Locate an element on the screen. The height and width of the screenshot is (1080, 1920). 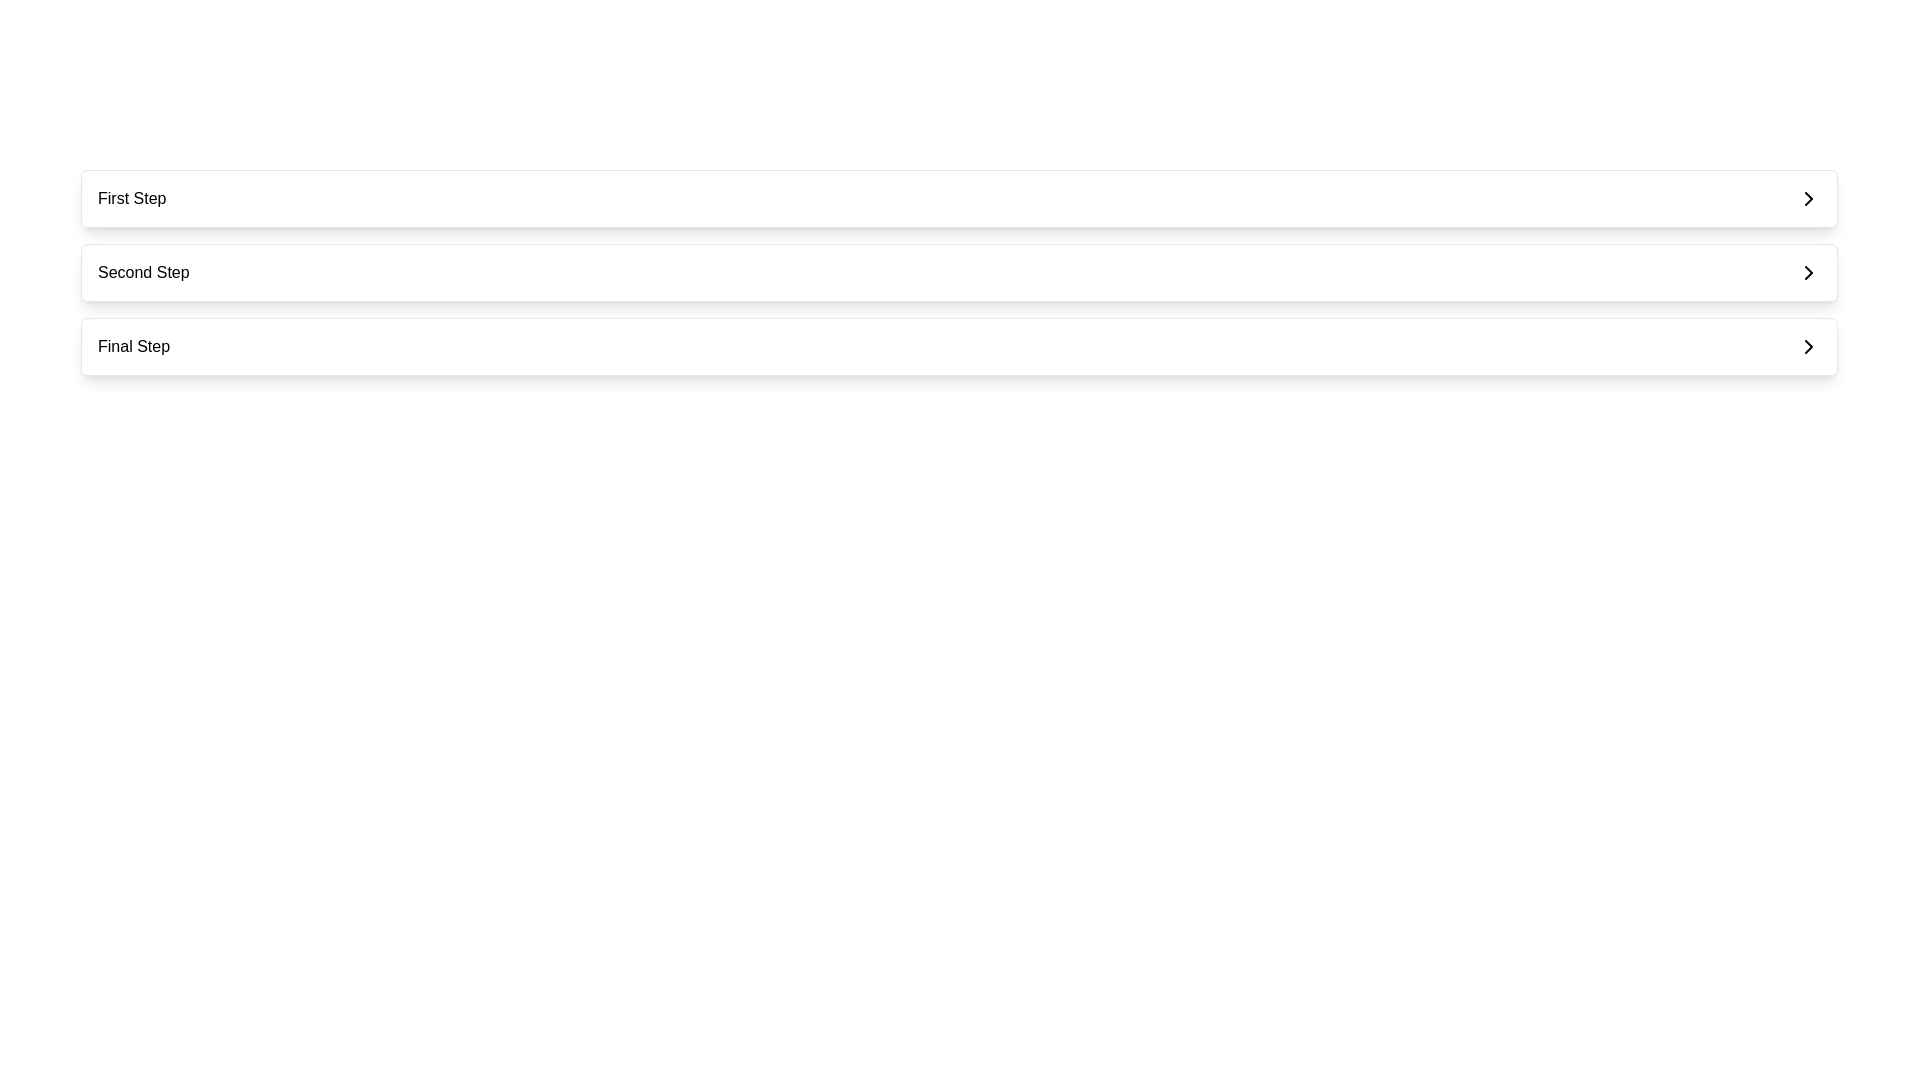
the right-facing chevron icon located at the extreme right of the 'First Step' list item to proceed or expand the section is located at coordinates (1809, 199).